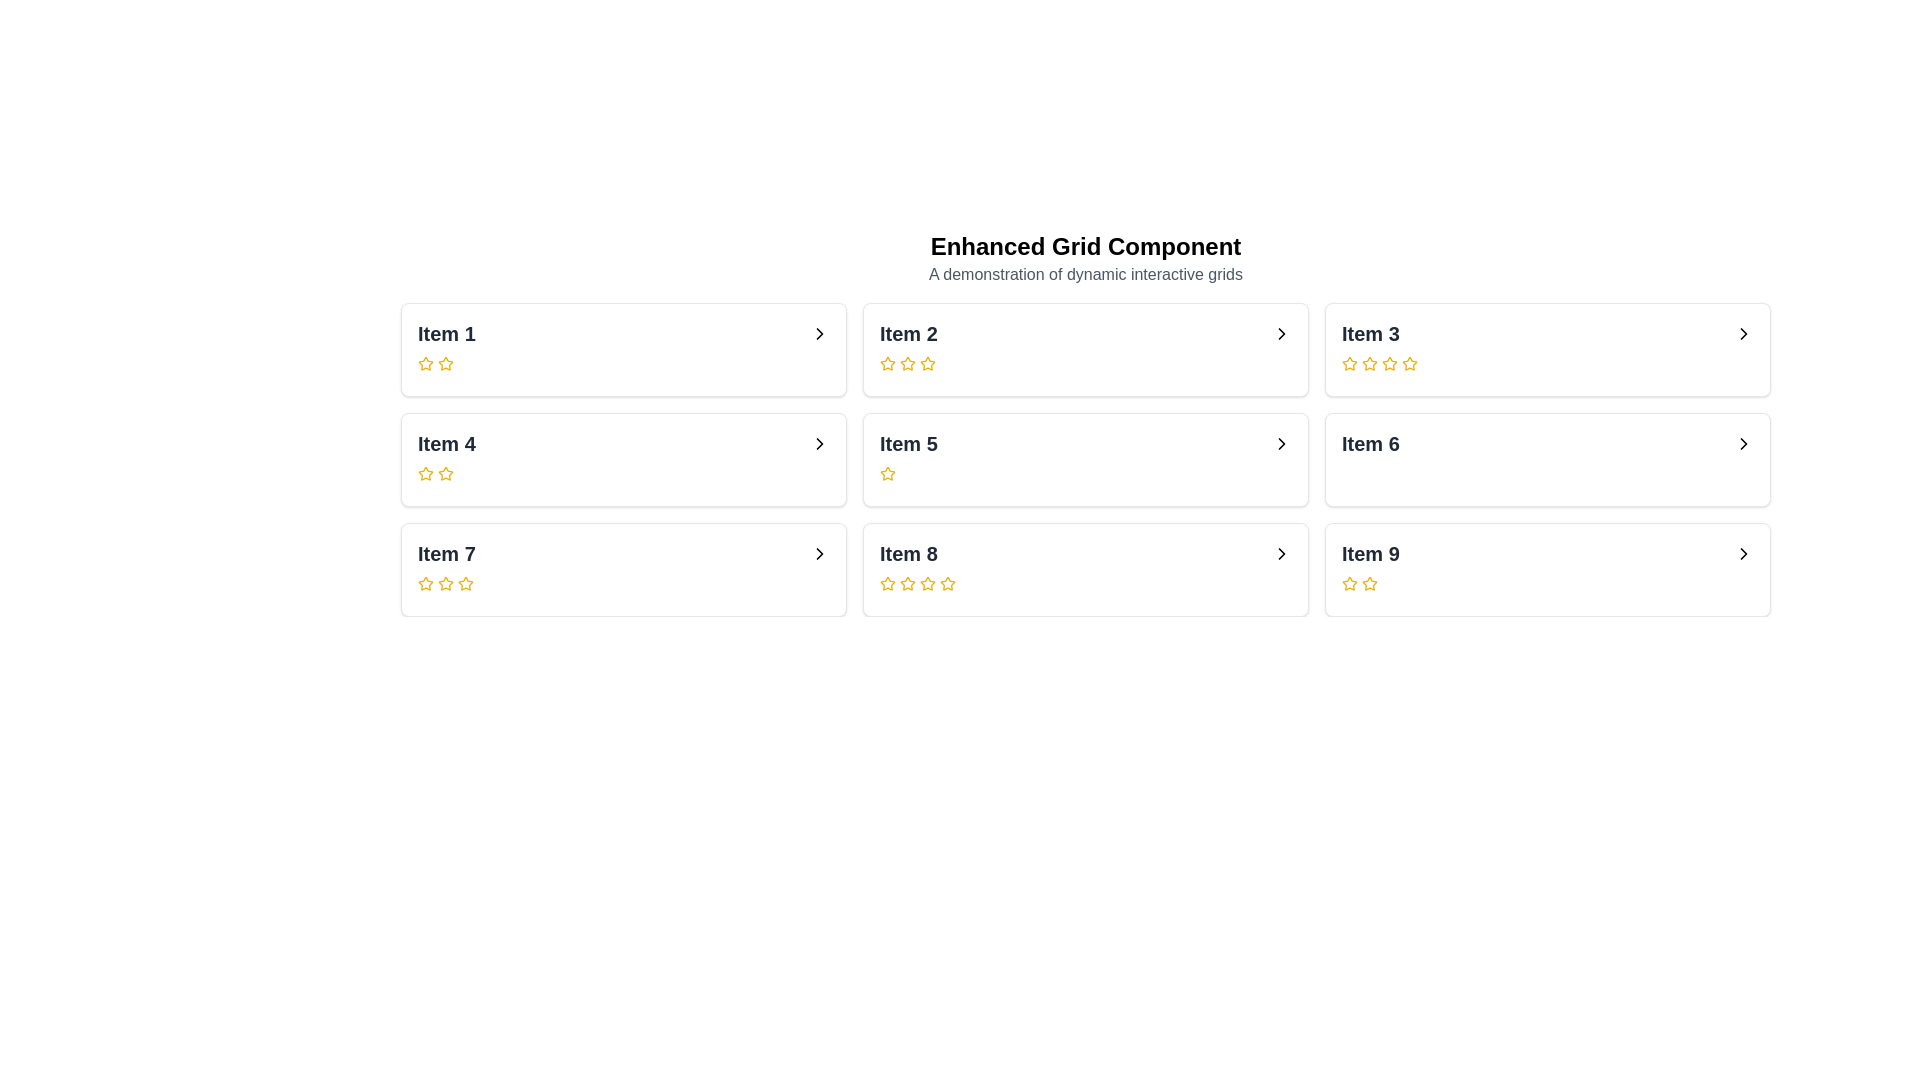 The image size is (1920, 1080). I want to click on the Card representing 'Item 7', which is located, so click(623, 570).